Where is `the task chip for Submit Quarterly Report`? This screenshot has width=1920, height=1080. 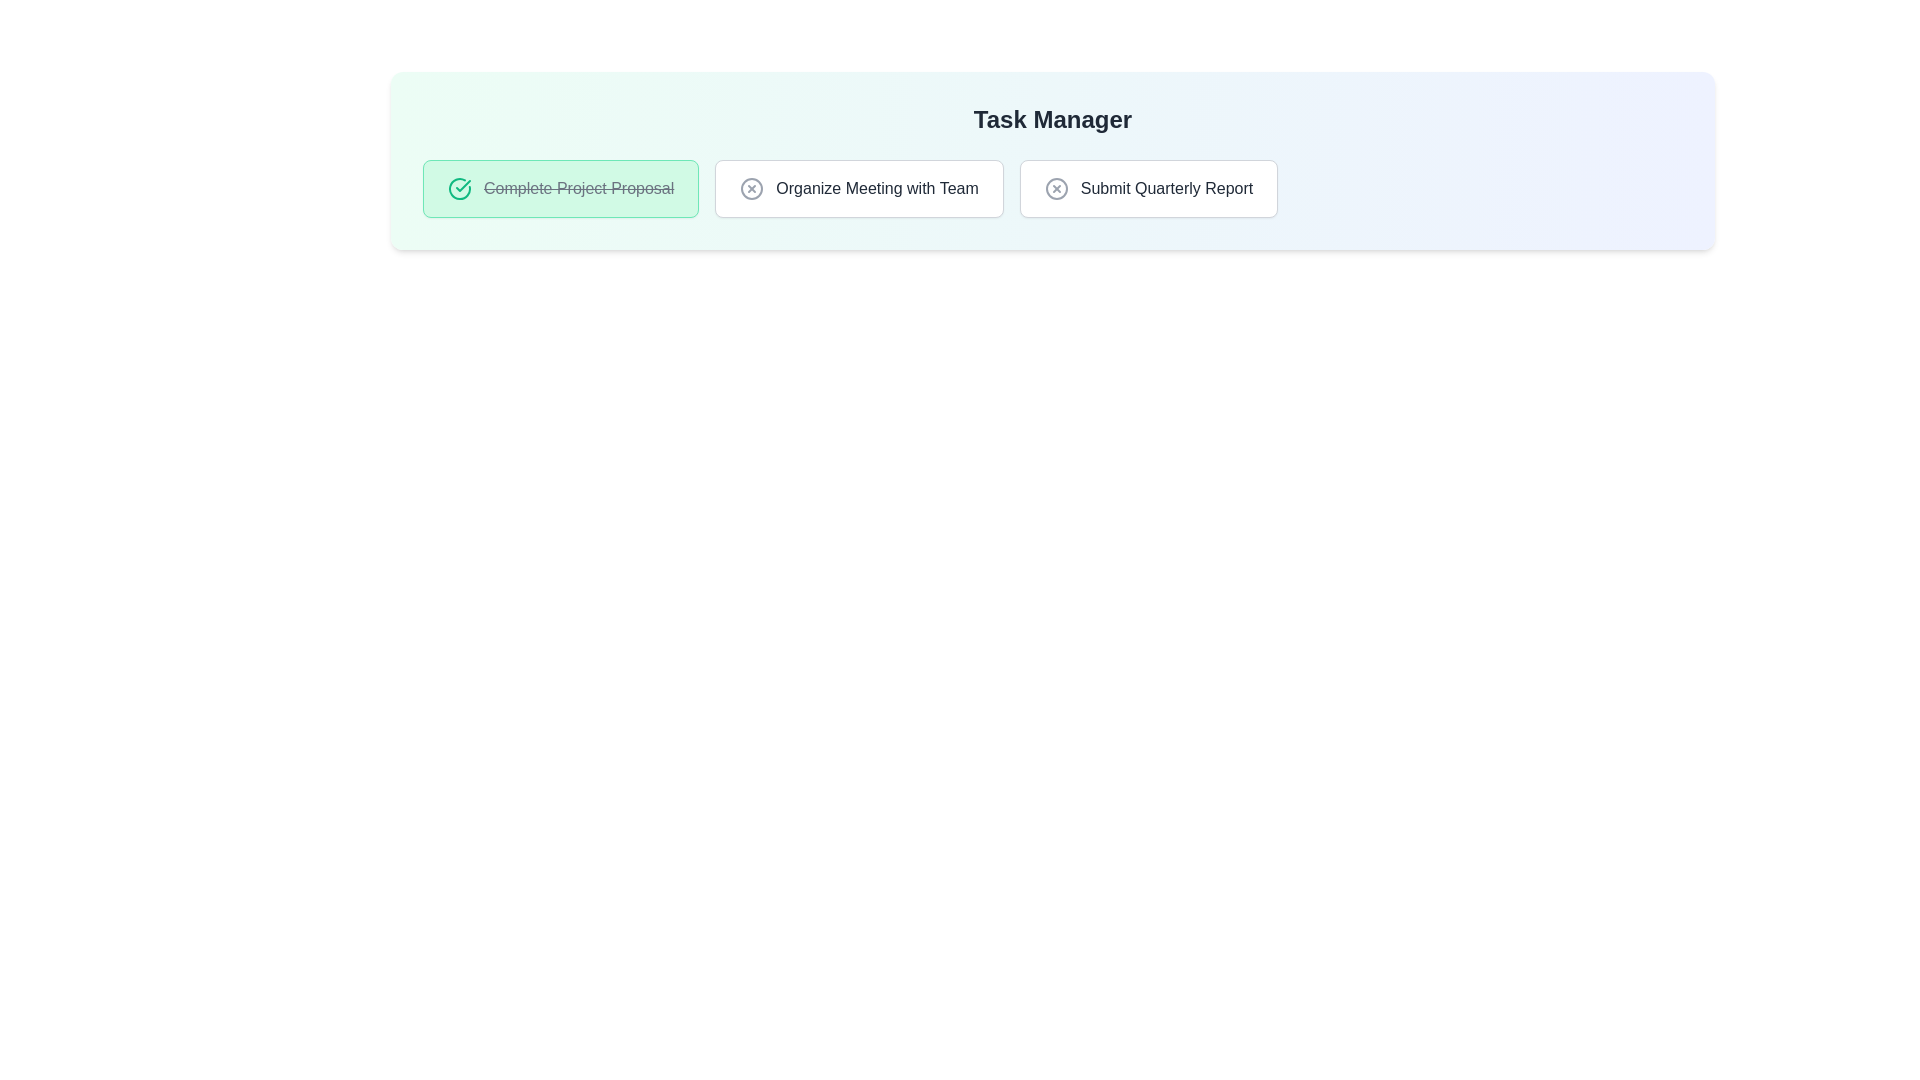
the task chip for Submit Quarterly Report is located at coordinates (1148, 189).